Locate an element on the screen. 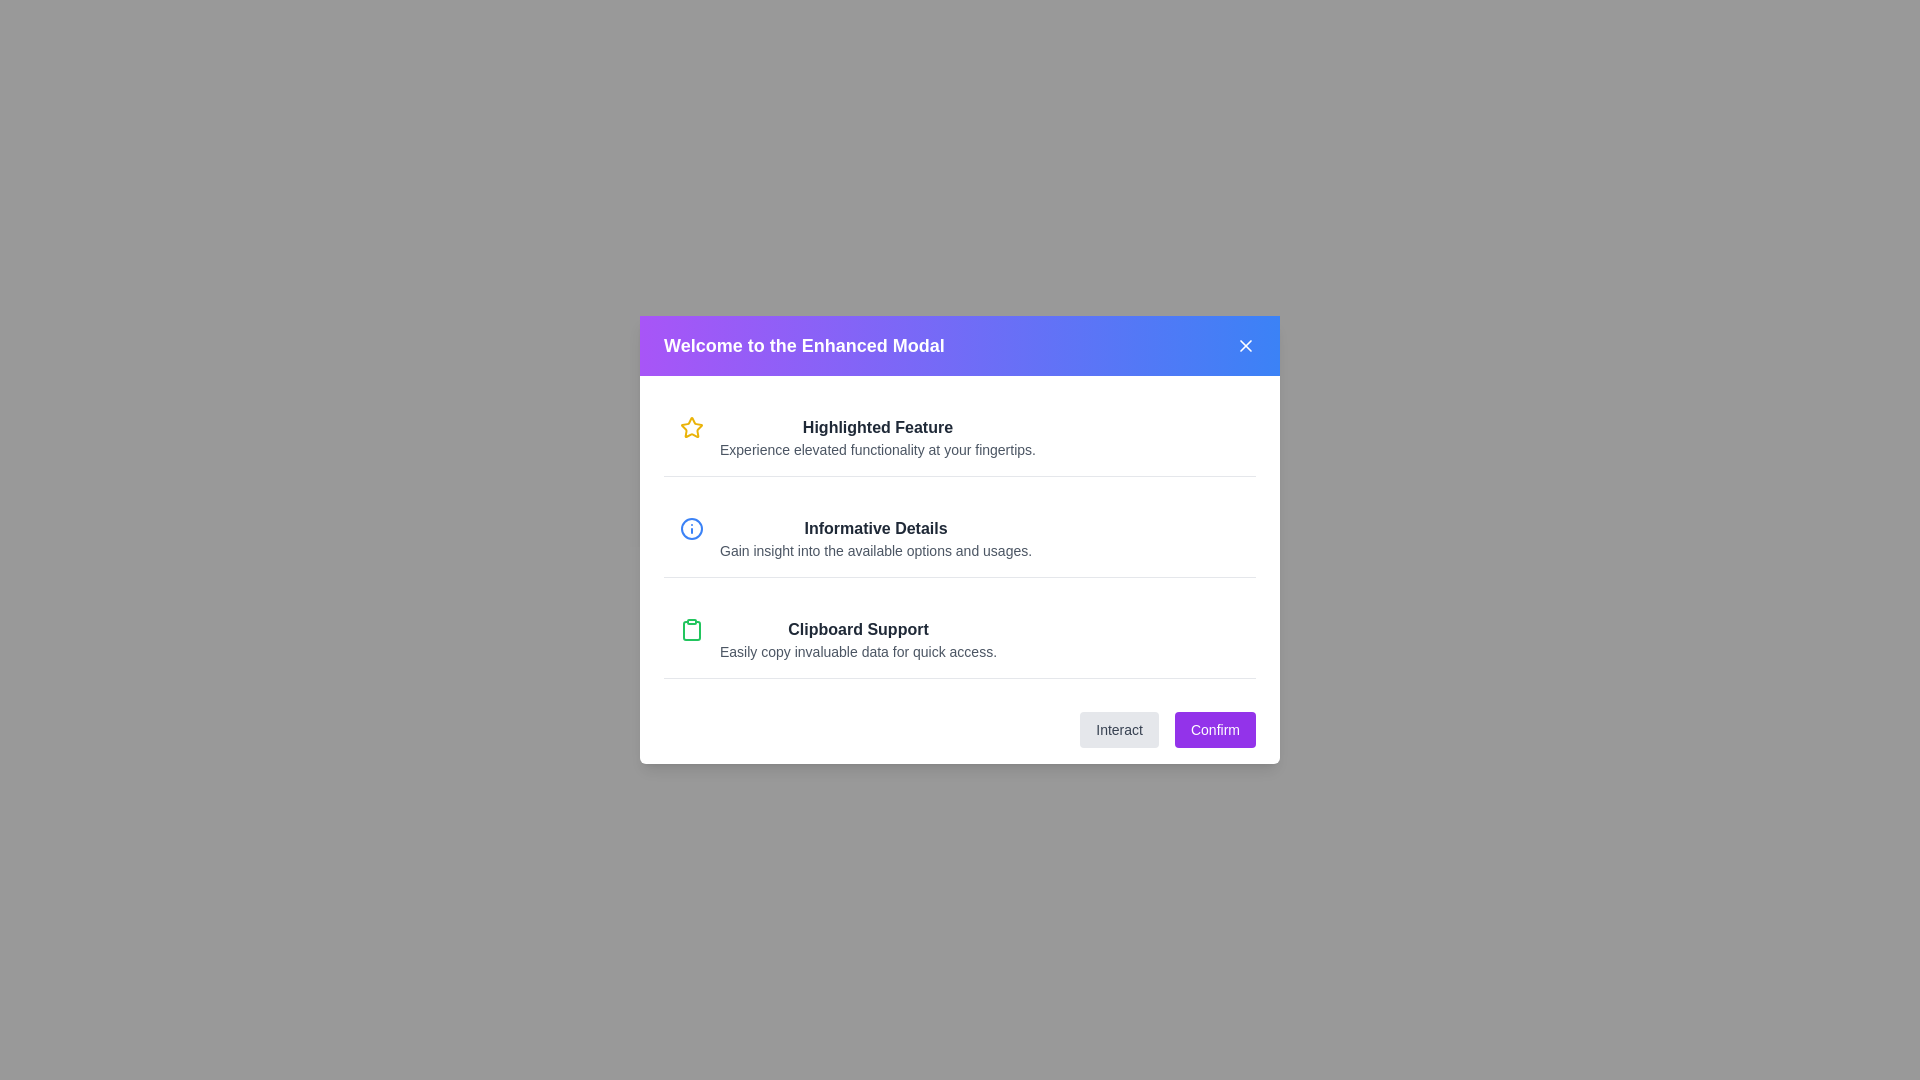 The height and width of the screenshot is (1080, 1920). the displayed information in the Information Display Block about the 'Clipboard Support' feature, which is the third item in a vertical sequence is located at coordinates (858, 640).